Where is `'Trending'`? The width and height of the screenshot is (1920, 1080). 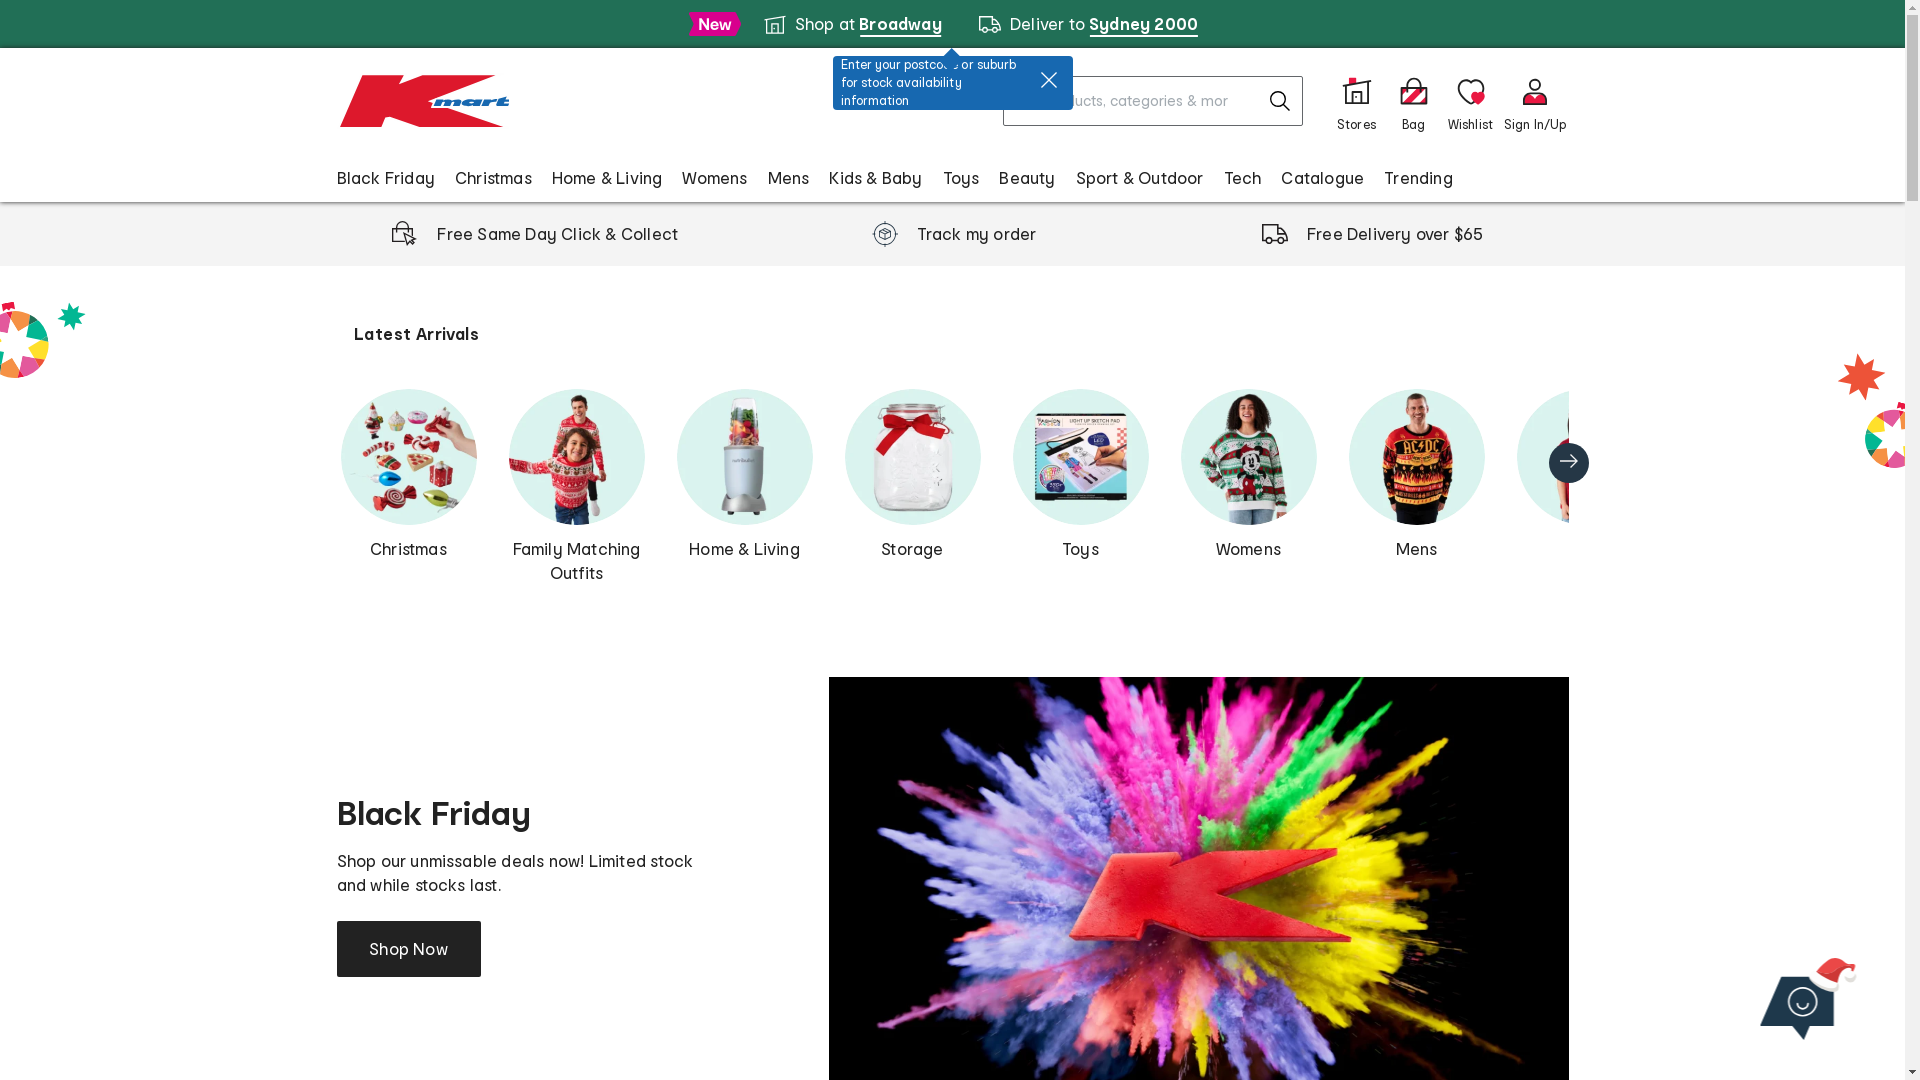
'Trending' is located at coordinates (1417, 176).